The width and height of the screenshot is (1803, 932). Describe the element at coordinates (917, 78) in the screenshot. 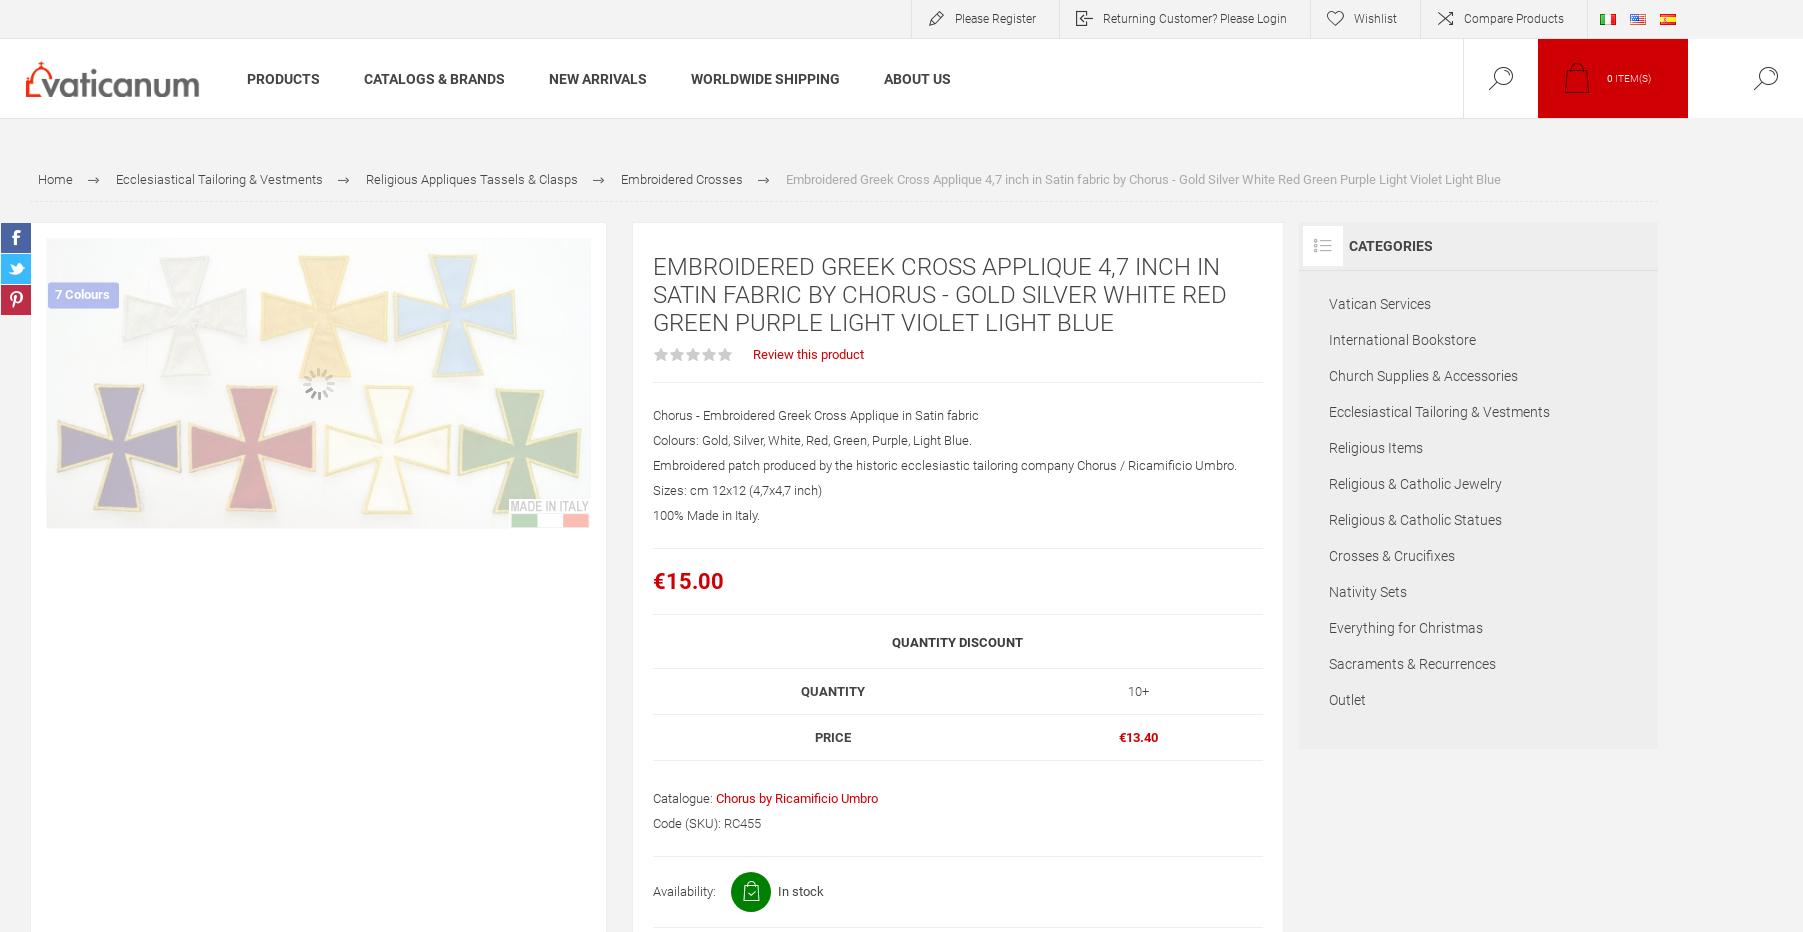

I see `'About Us'` at that location.